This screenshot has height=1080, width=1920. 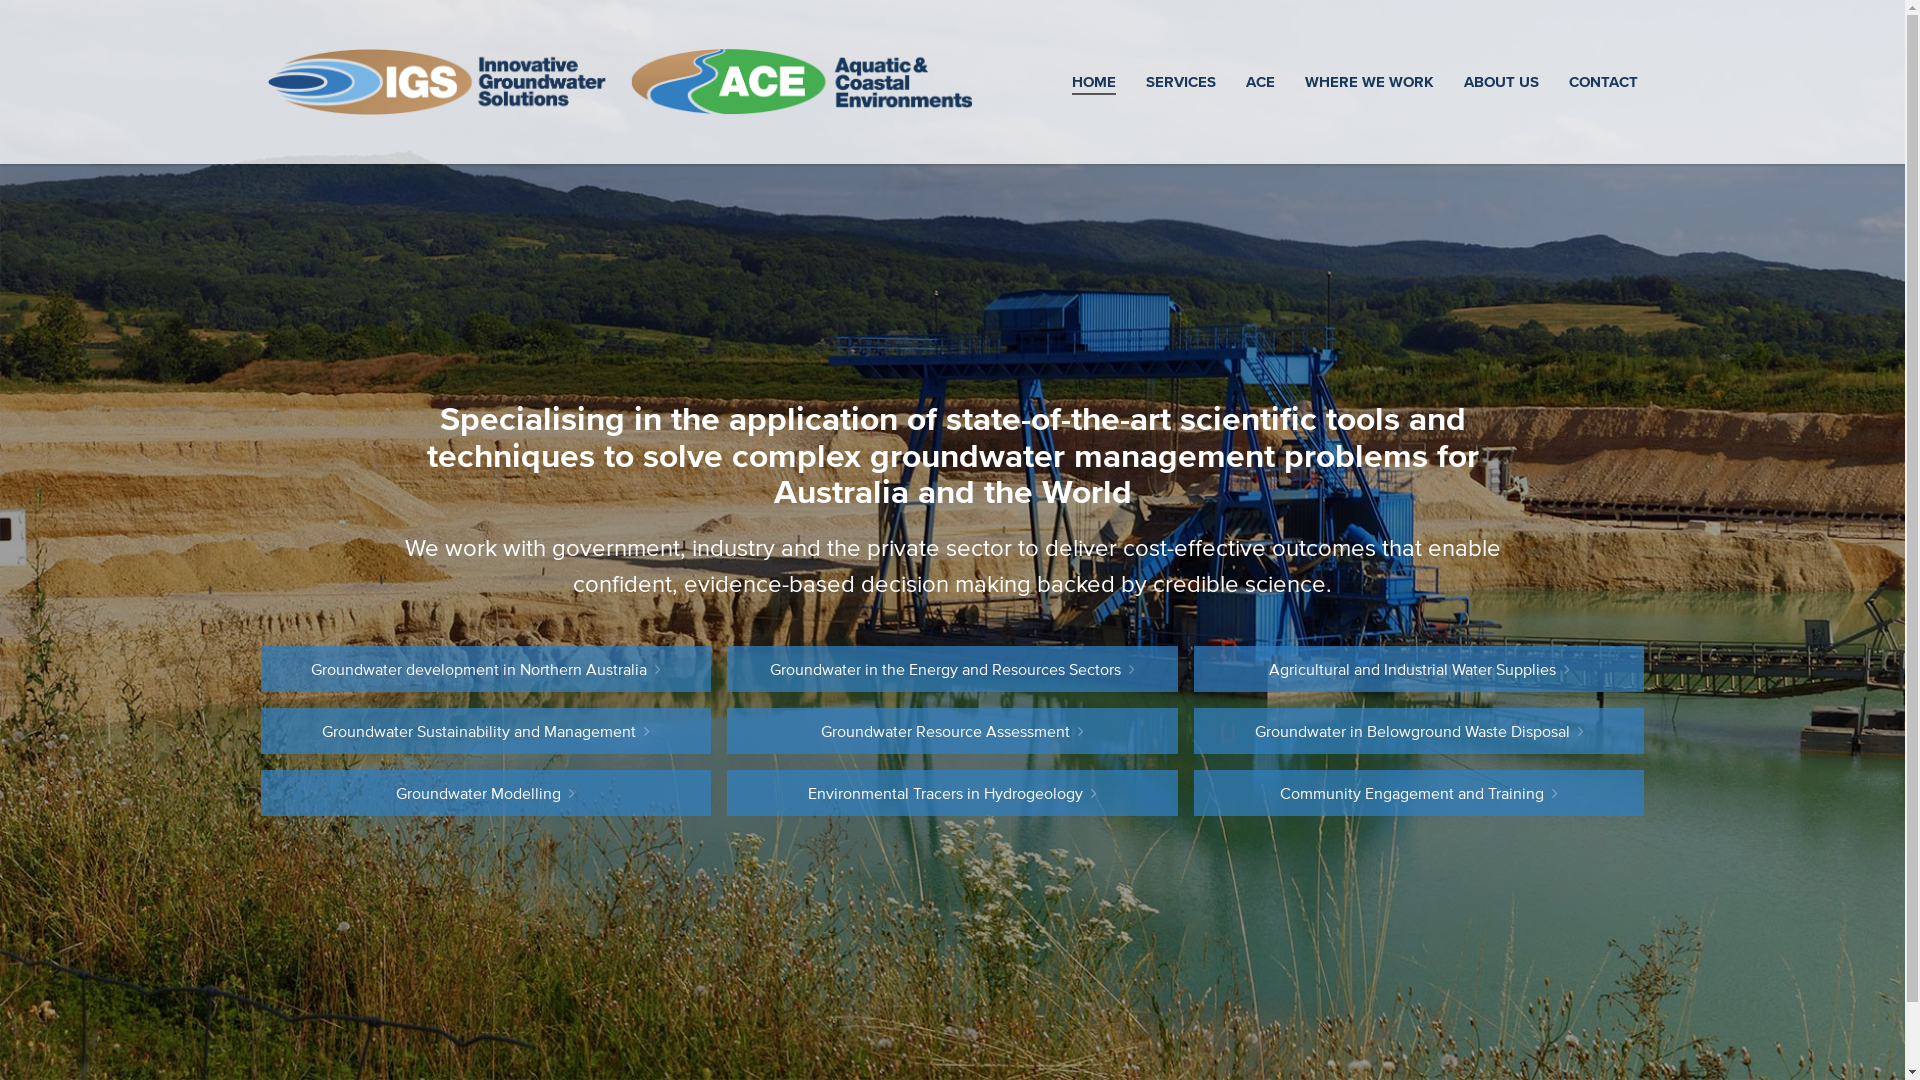 What do you see at coordinates (1368, 80) in the screenshot?
I see `'WHERE WE WORK'` at bounding box center [1368, 80].